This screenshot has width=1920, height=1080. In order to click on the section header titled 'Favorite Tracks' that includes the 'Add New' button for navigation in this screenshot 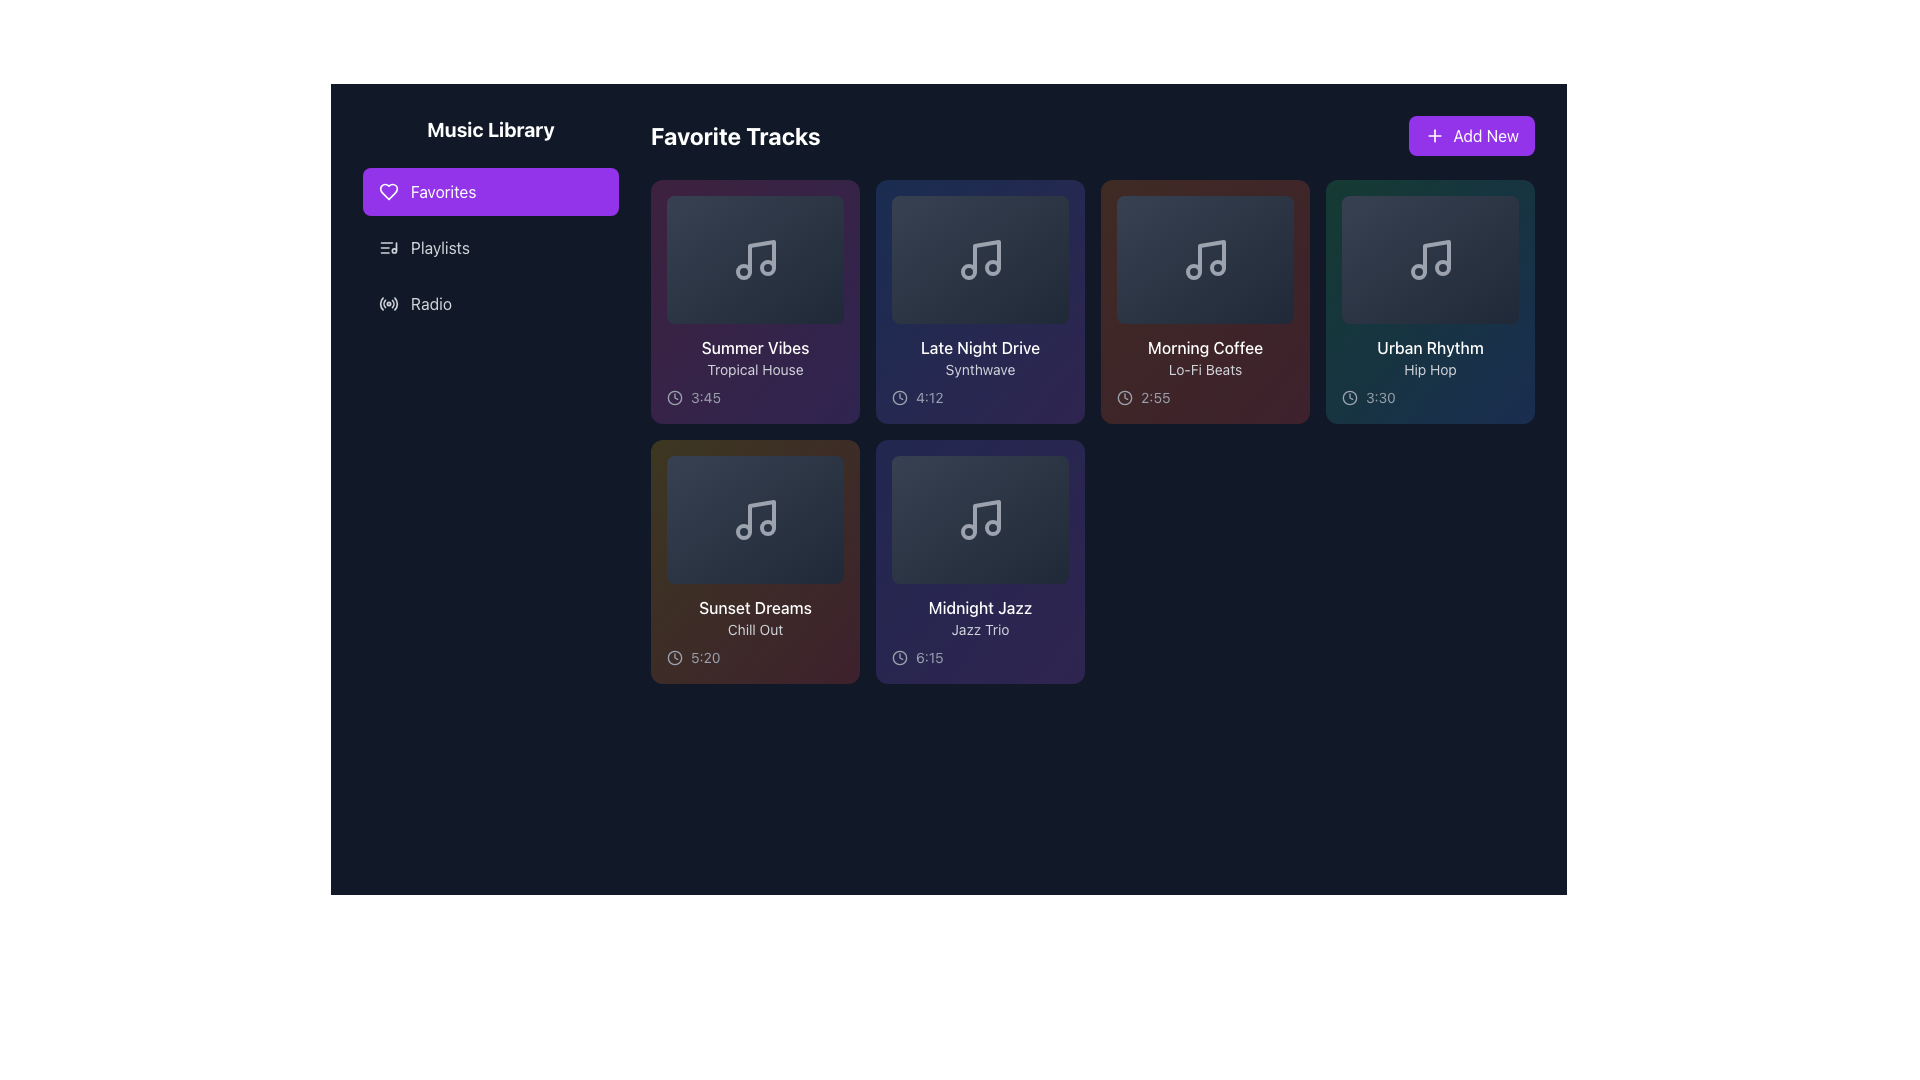, I will do `click(1092, 135)`.